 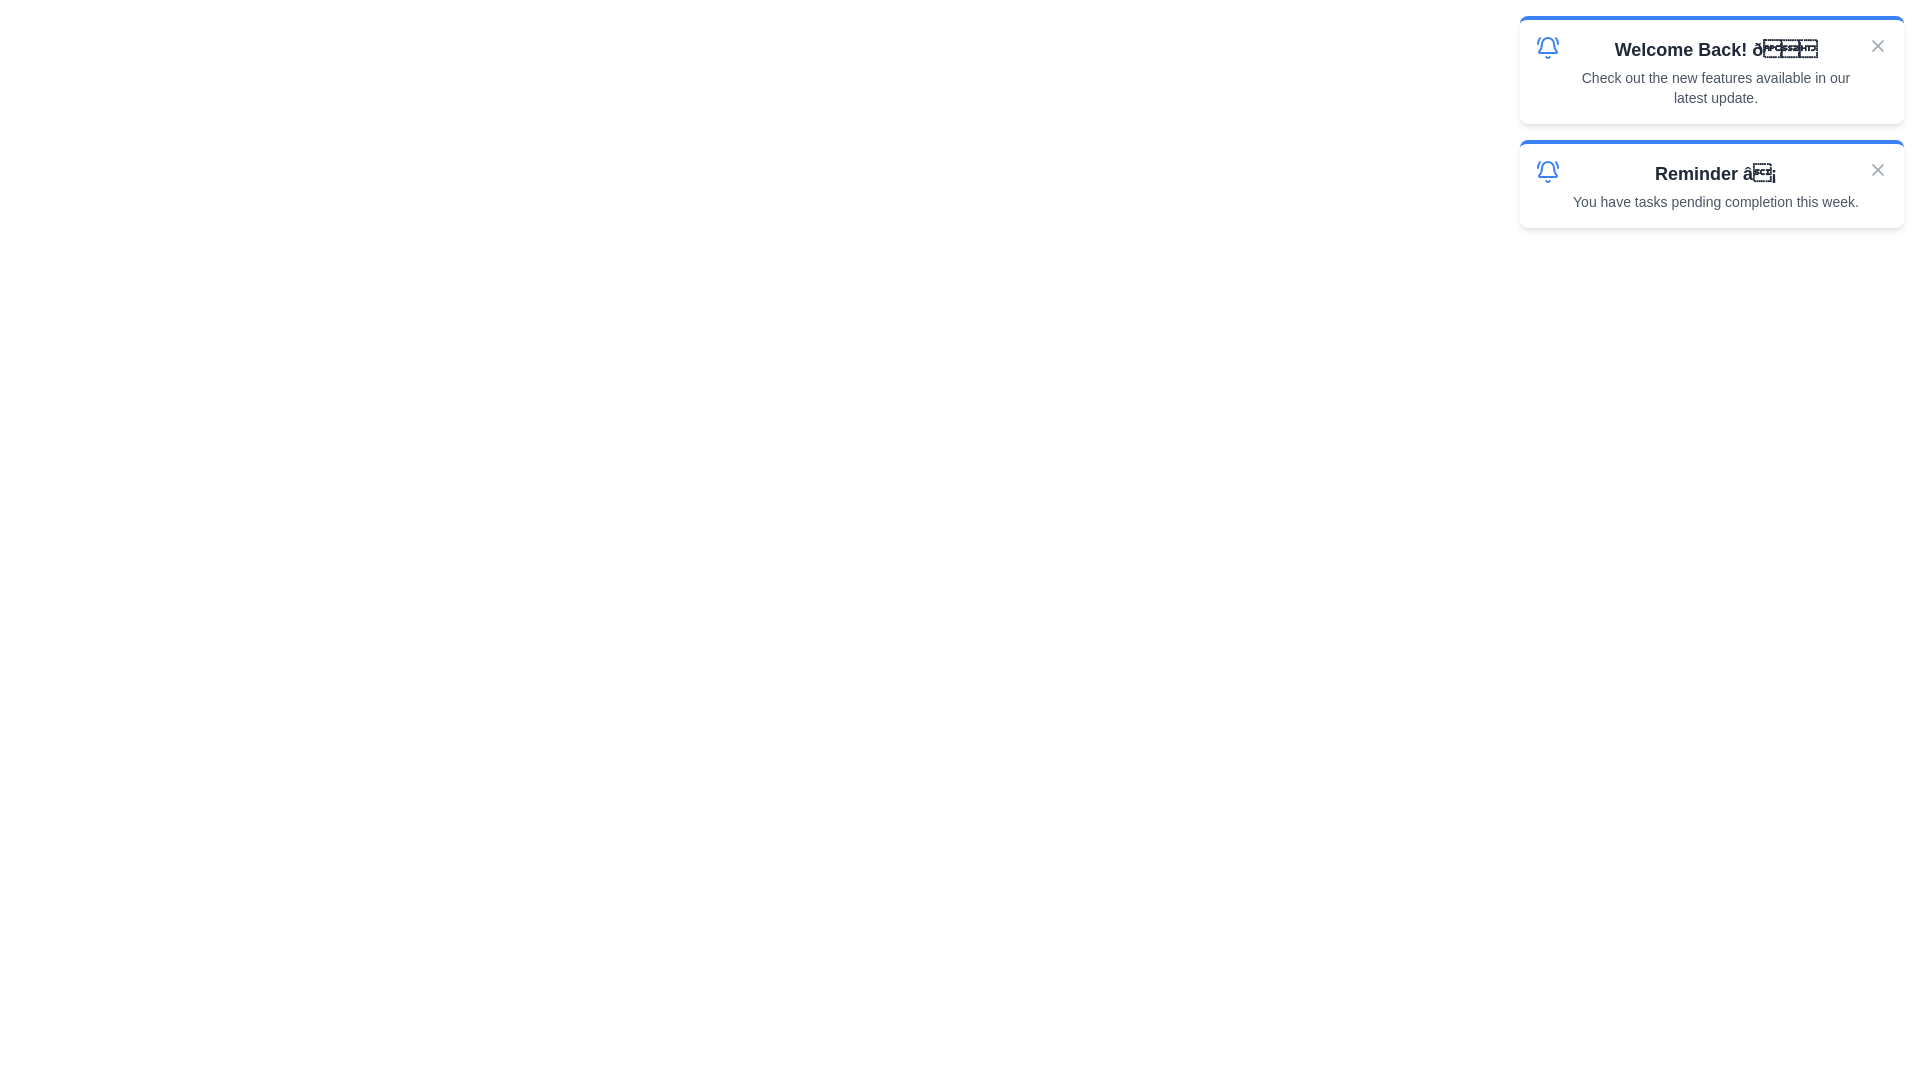 What do you see at coordinates (1876, 45) in the screenshot?
I see `the close button of the notification to dismiss it` at bounding box center [1876, 45].